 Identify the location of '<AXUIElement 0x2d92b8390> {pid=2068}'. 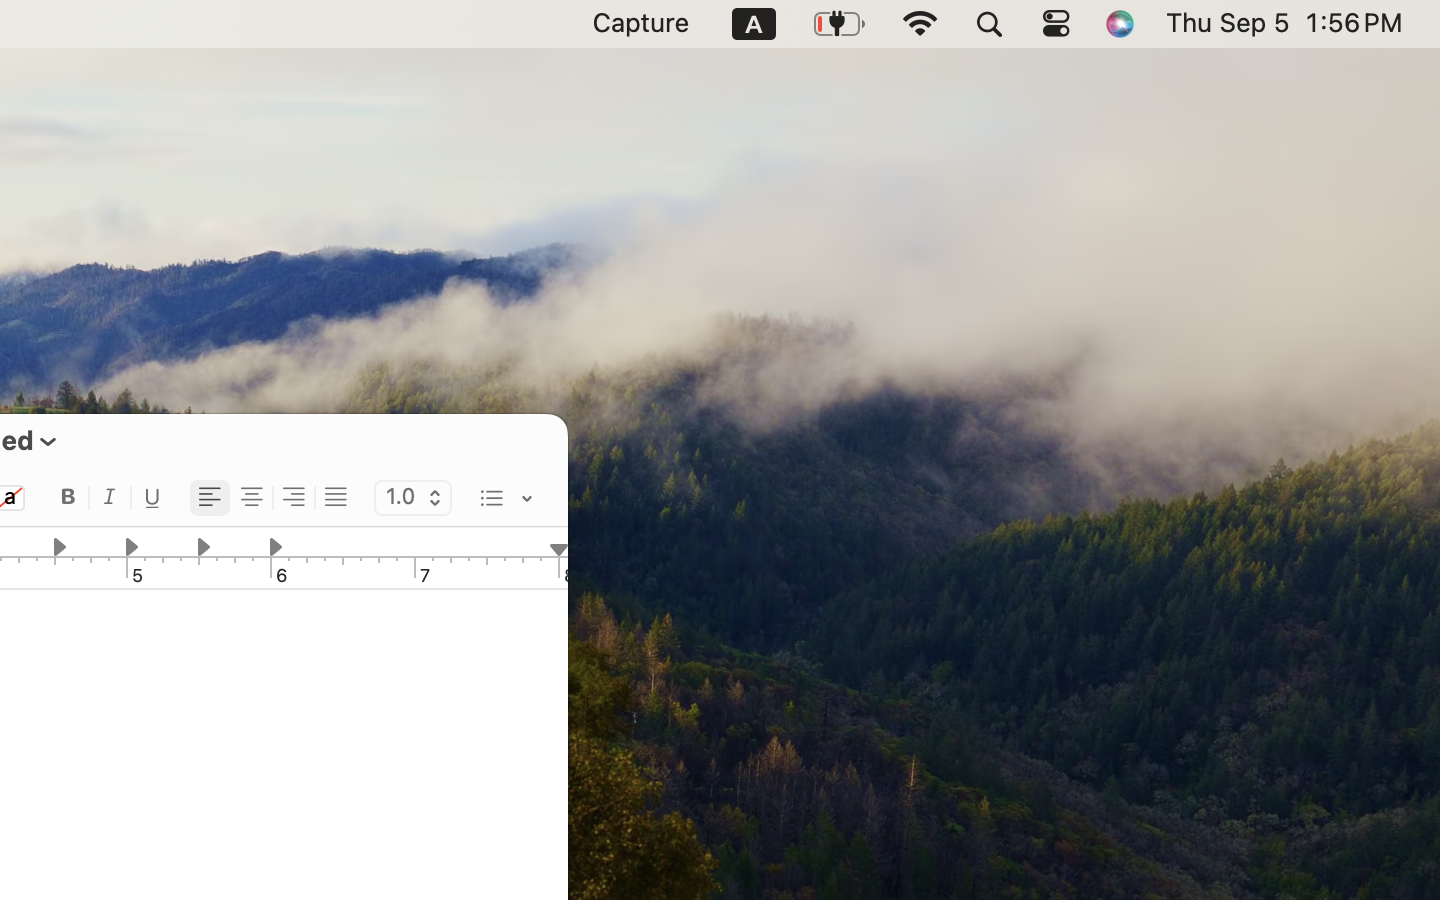
(272, 497).